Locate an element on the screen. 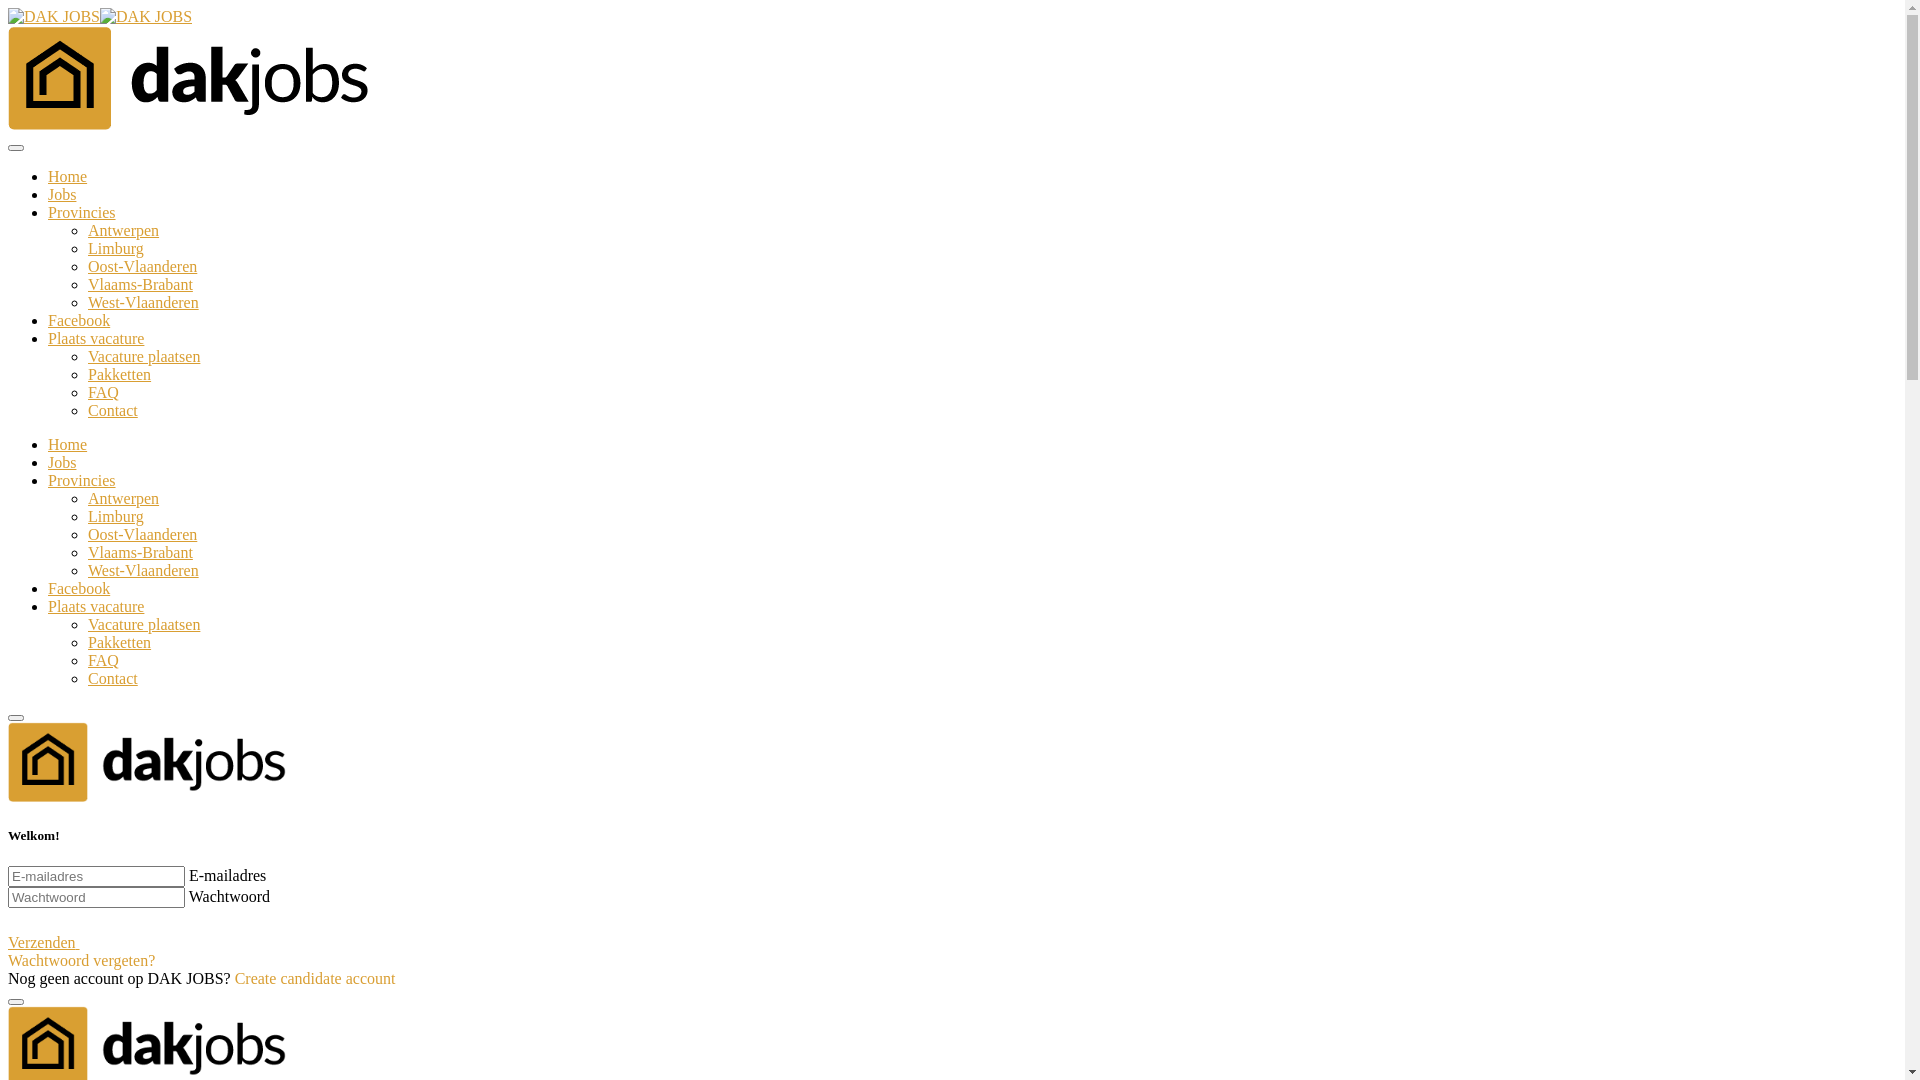 This screenshot has width=1920, height=1080. 'Provincies' is located at coordinates (48, 212).